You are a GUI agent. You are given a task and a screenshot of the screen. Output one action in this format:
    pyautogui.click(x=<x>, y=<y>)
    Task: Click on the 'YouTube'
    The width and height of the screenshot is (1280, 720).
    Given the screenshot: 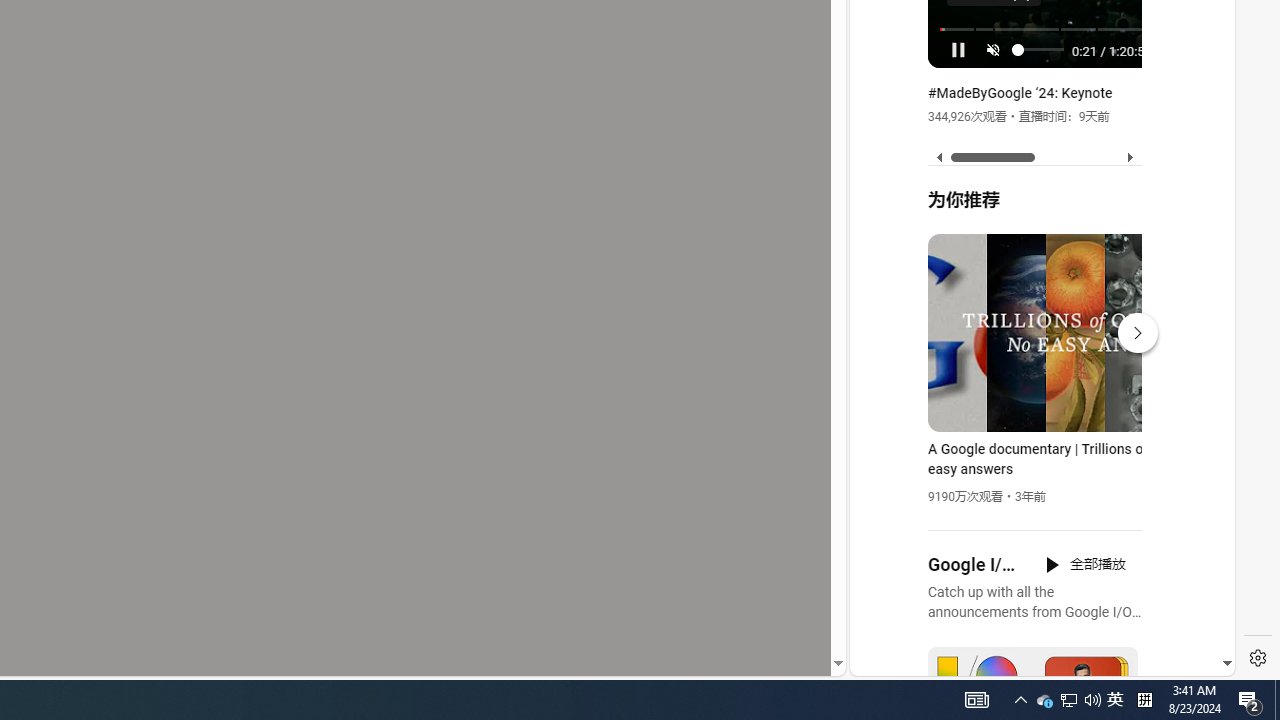 What is the action you would take?
    pyautogui.click(x=1034, y=431)
    